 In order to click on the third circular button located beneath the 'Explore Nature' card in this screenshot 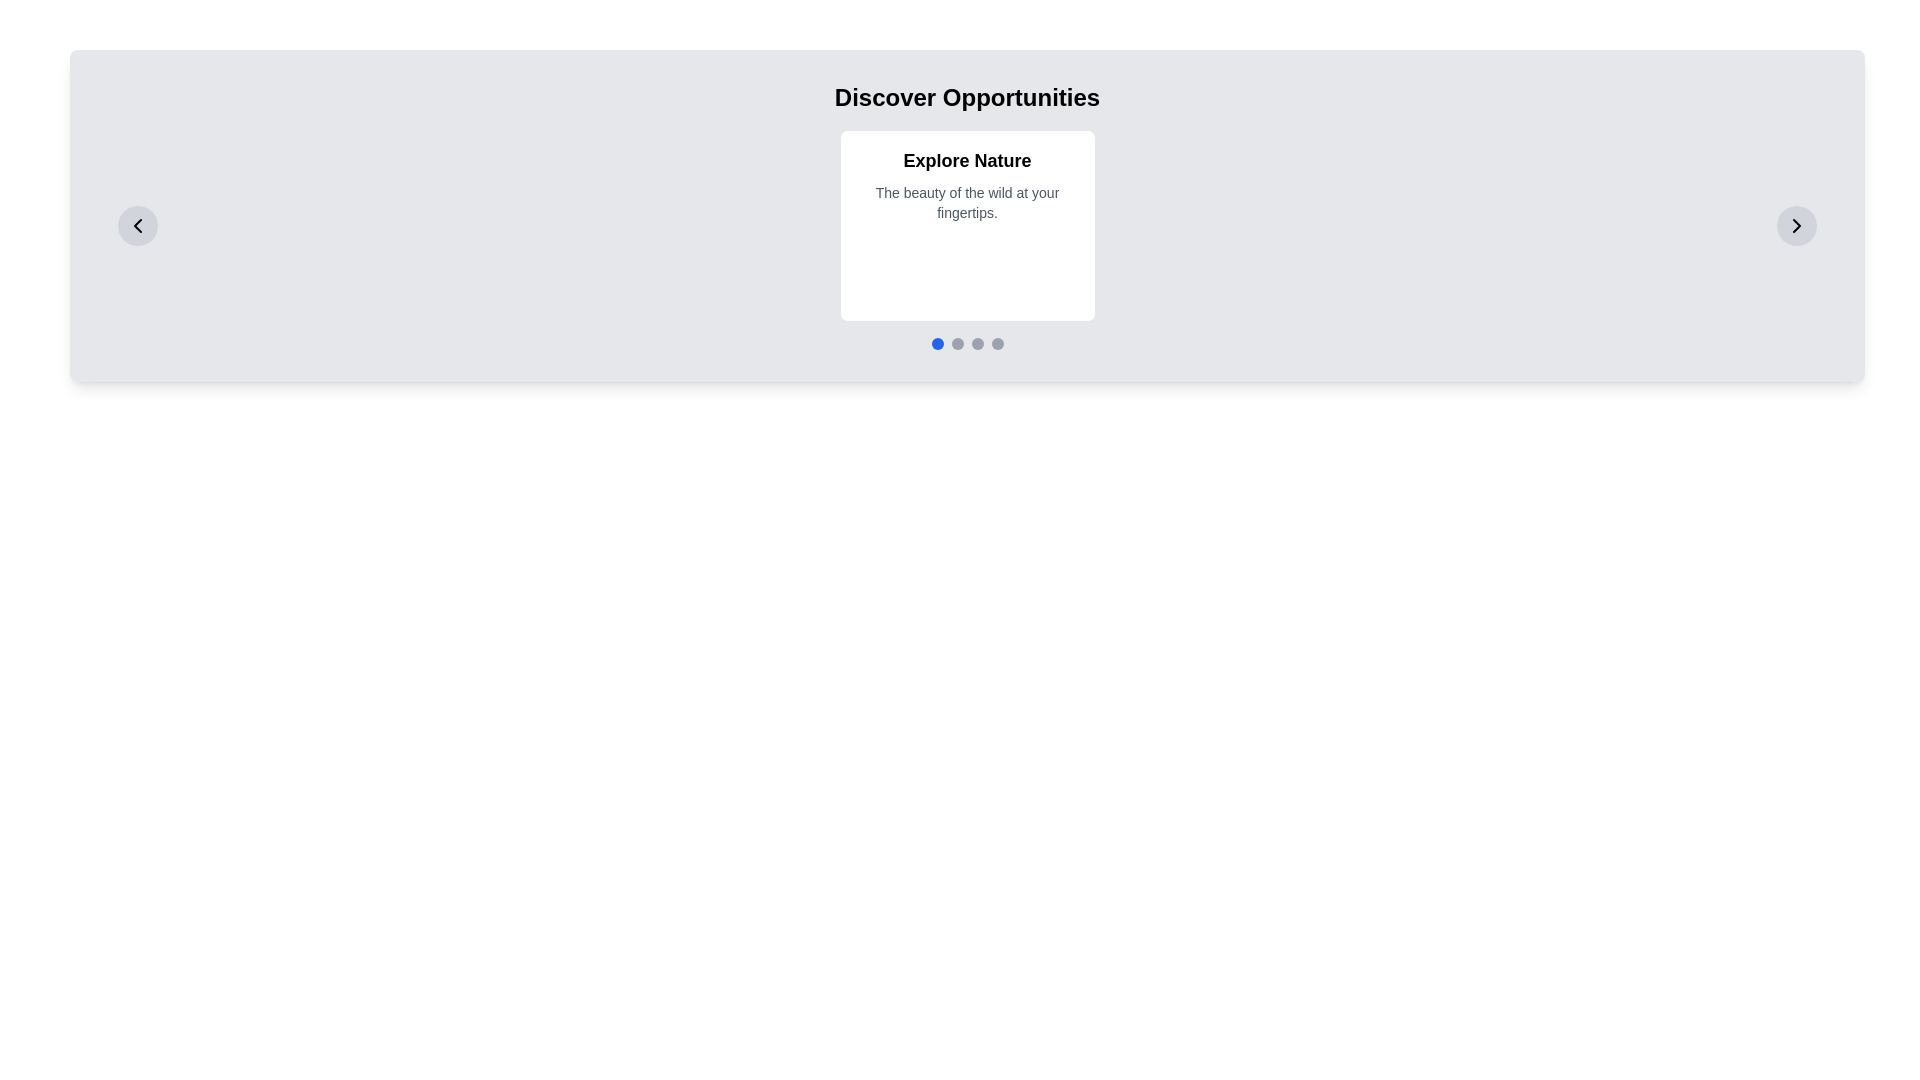, I will do `click(977, 342)`.